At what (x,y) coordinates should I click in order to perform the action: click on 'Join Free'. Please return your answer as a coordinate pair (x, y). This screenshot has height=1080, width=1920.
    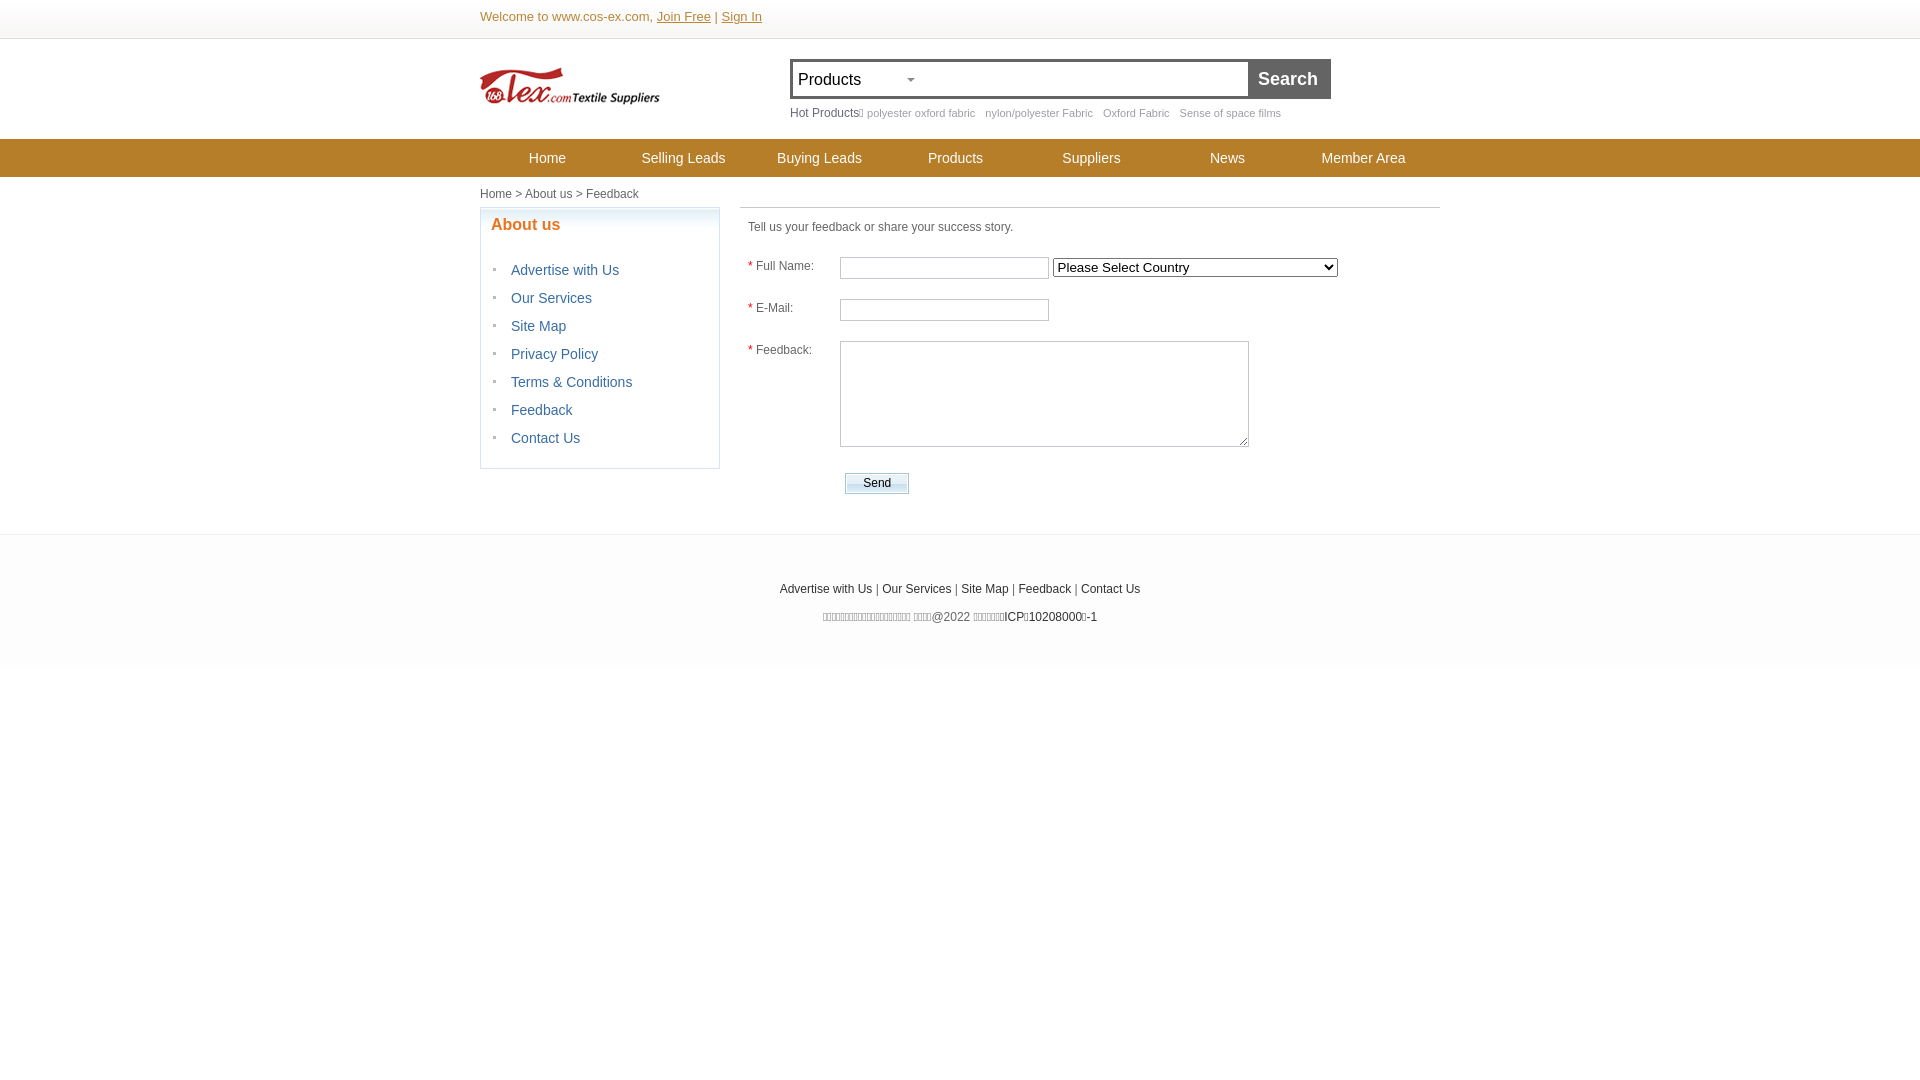
    Looking at the image, I should click on (657, 16).